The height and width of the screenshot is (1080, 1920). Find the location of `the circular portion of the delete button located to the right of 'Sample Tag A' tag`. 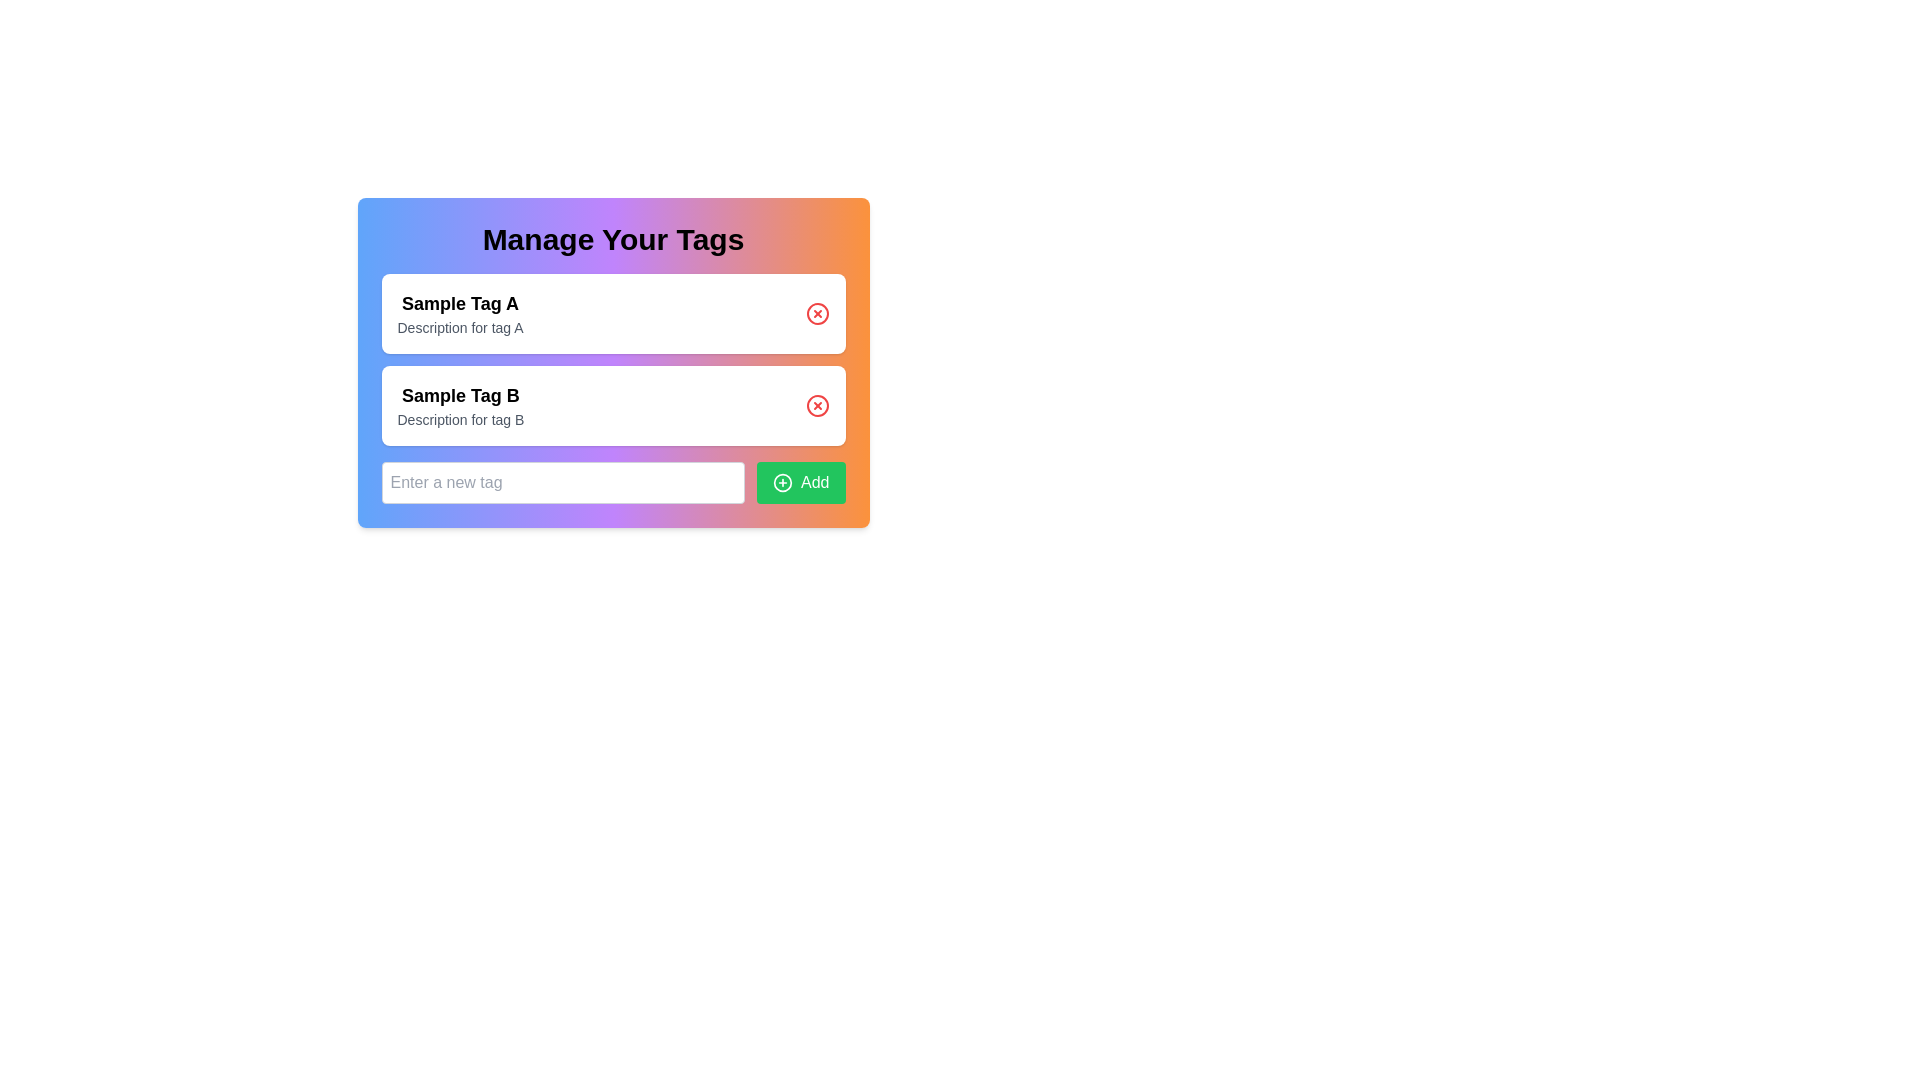

the circular portion of the delete button located to the right of 'Sample Tag A' tag is located at coordinates (817, 313).